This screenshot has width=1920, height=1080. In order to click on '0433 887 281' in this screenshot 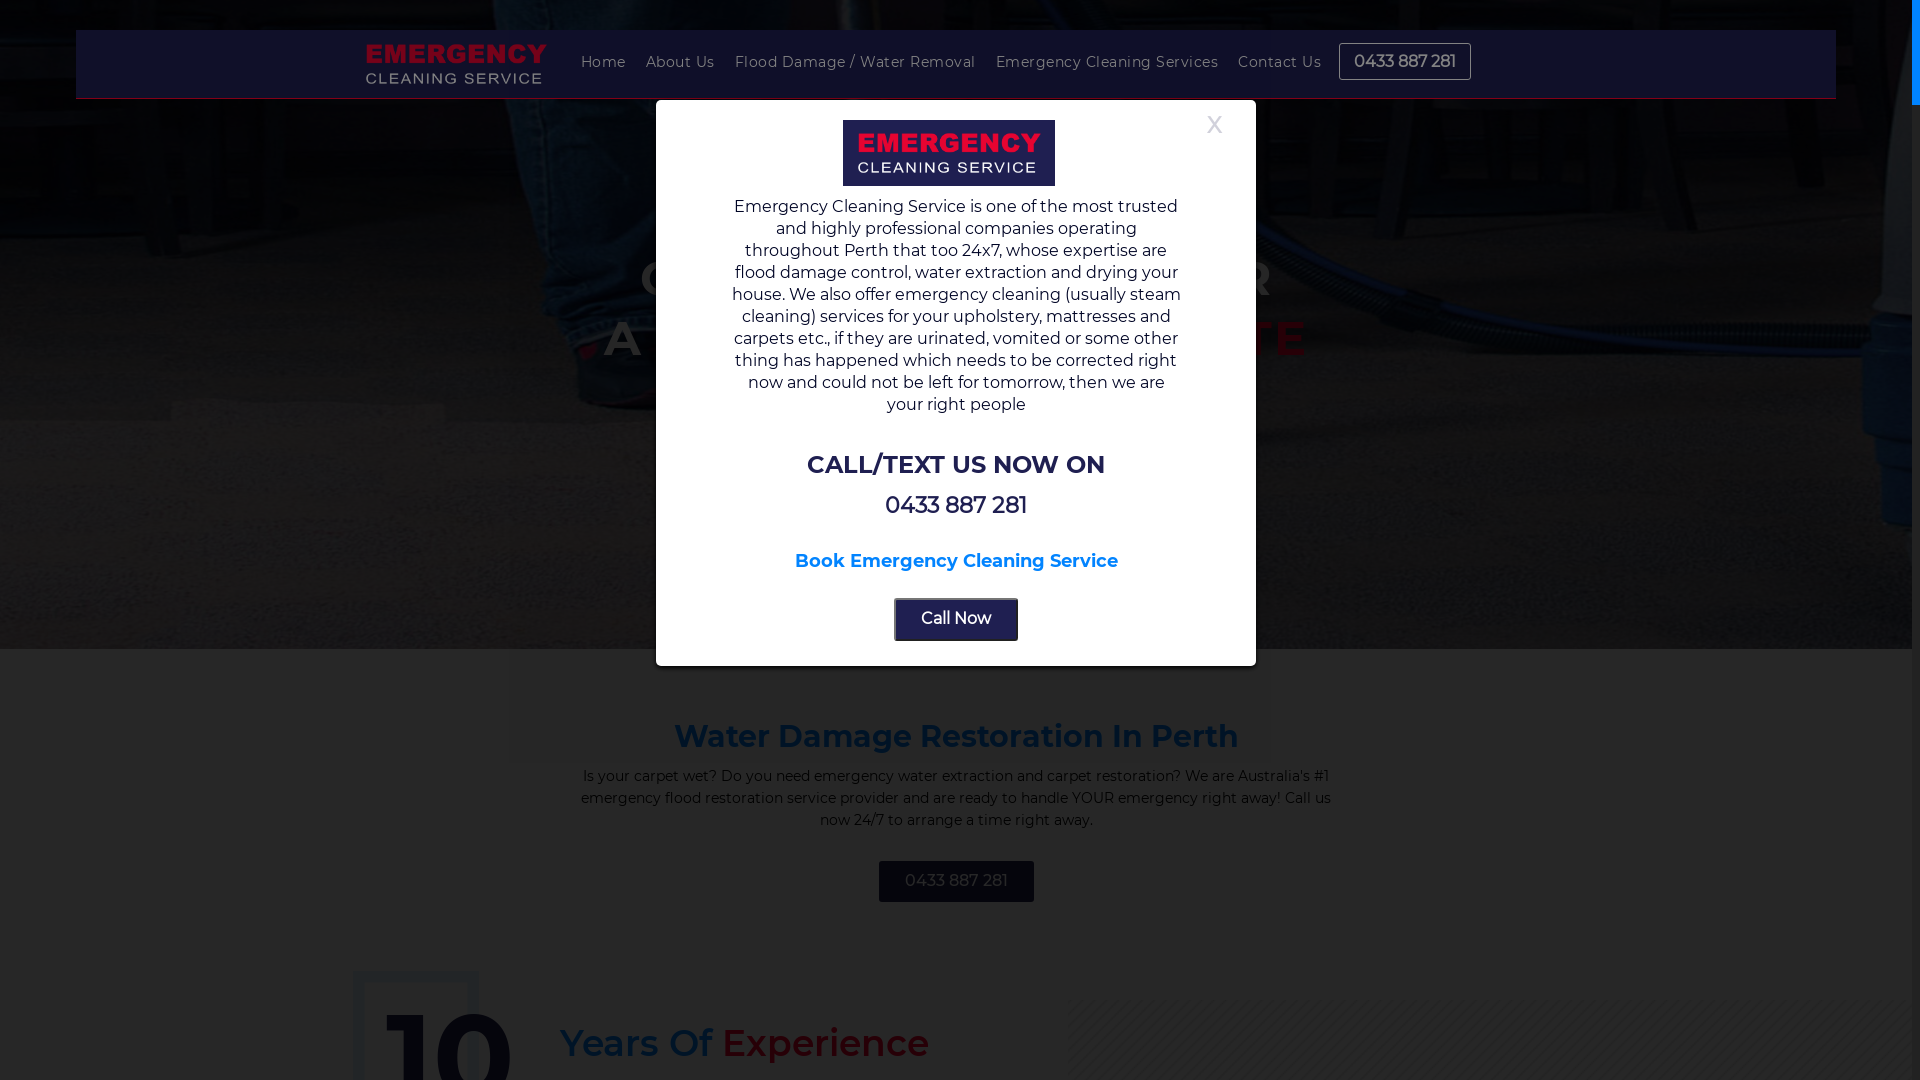, I will do `click(954, 880)`.